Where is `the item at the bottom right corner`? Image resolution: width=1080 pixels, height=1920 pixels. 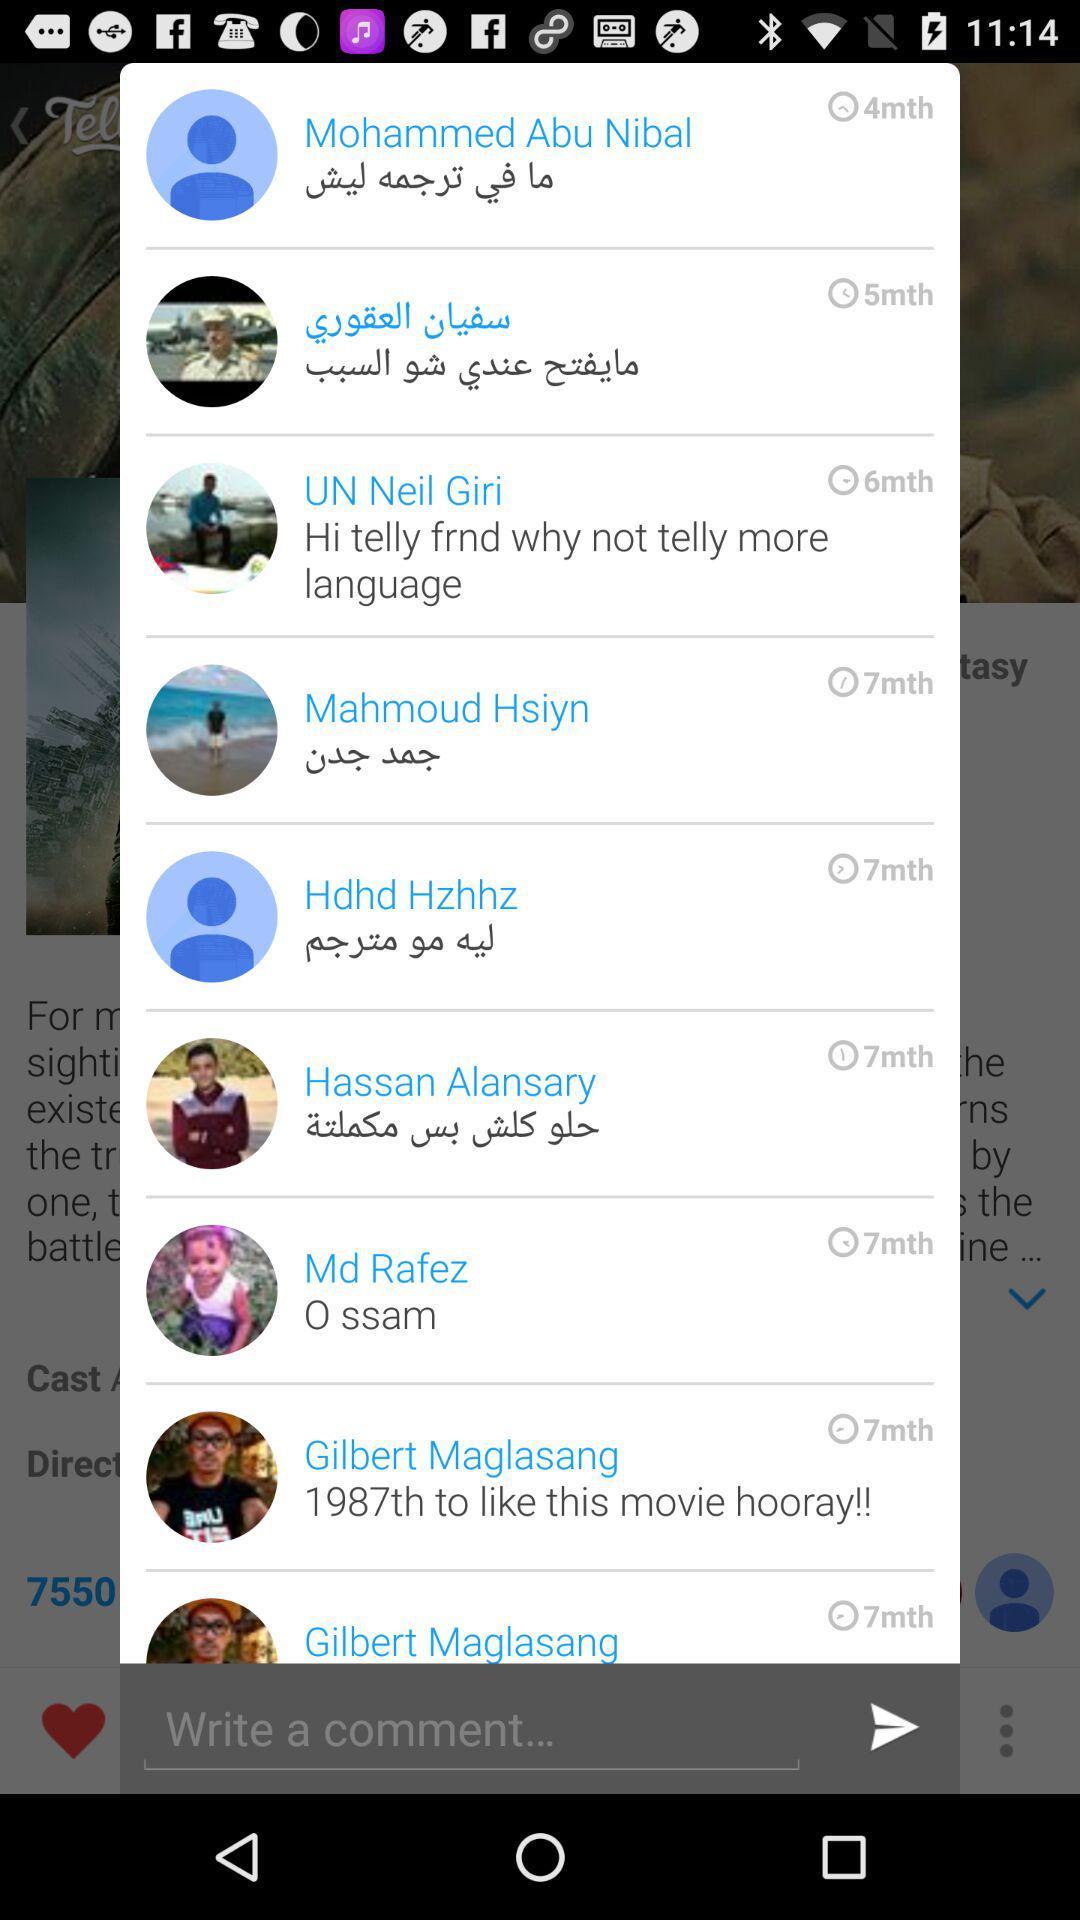
the item at the bottom right corner is located at coordinates (890, 1727).